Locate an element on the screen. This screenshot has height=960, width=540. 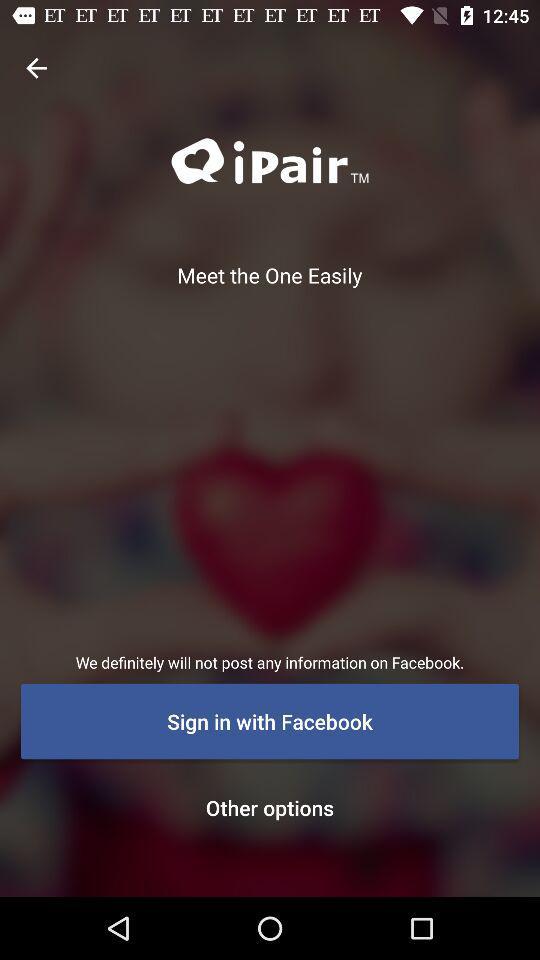
sign in with is located at coordinates (270, 720).